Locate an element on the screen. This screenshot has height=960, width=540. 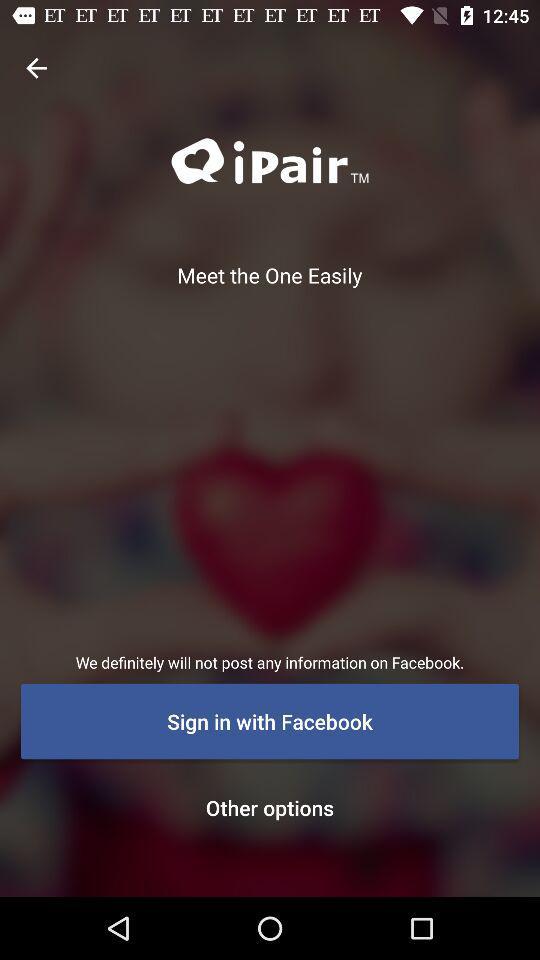
sign in with is located at coordinates (270, 720).